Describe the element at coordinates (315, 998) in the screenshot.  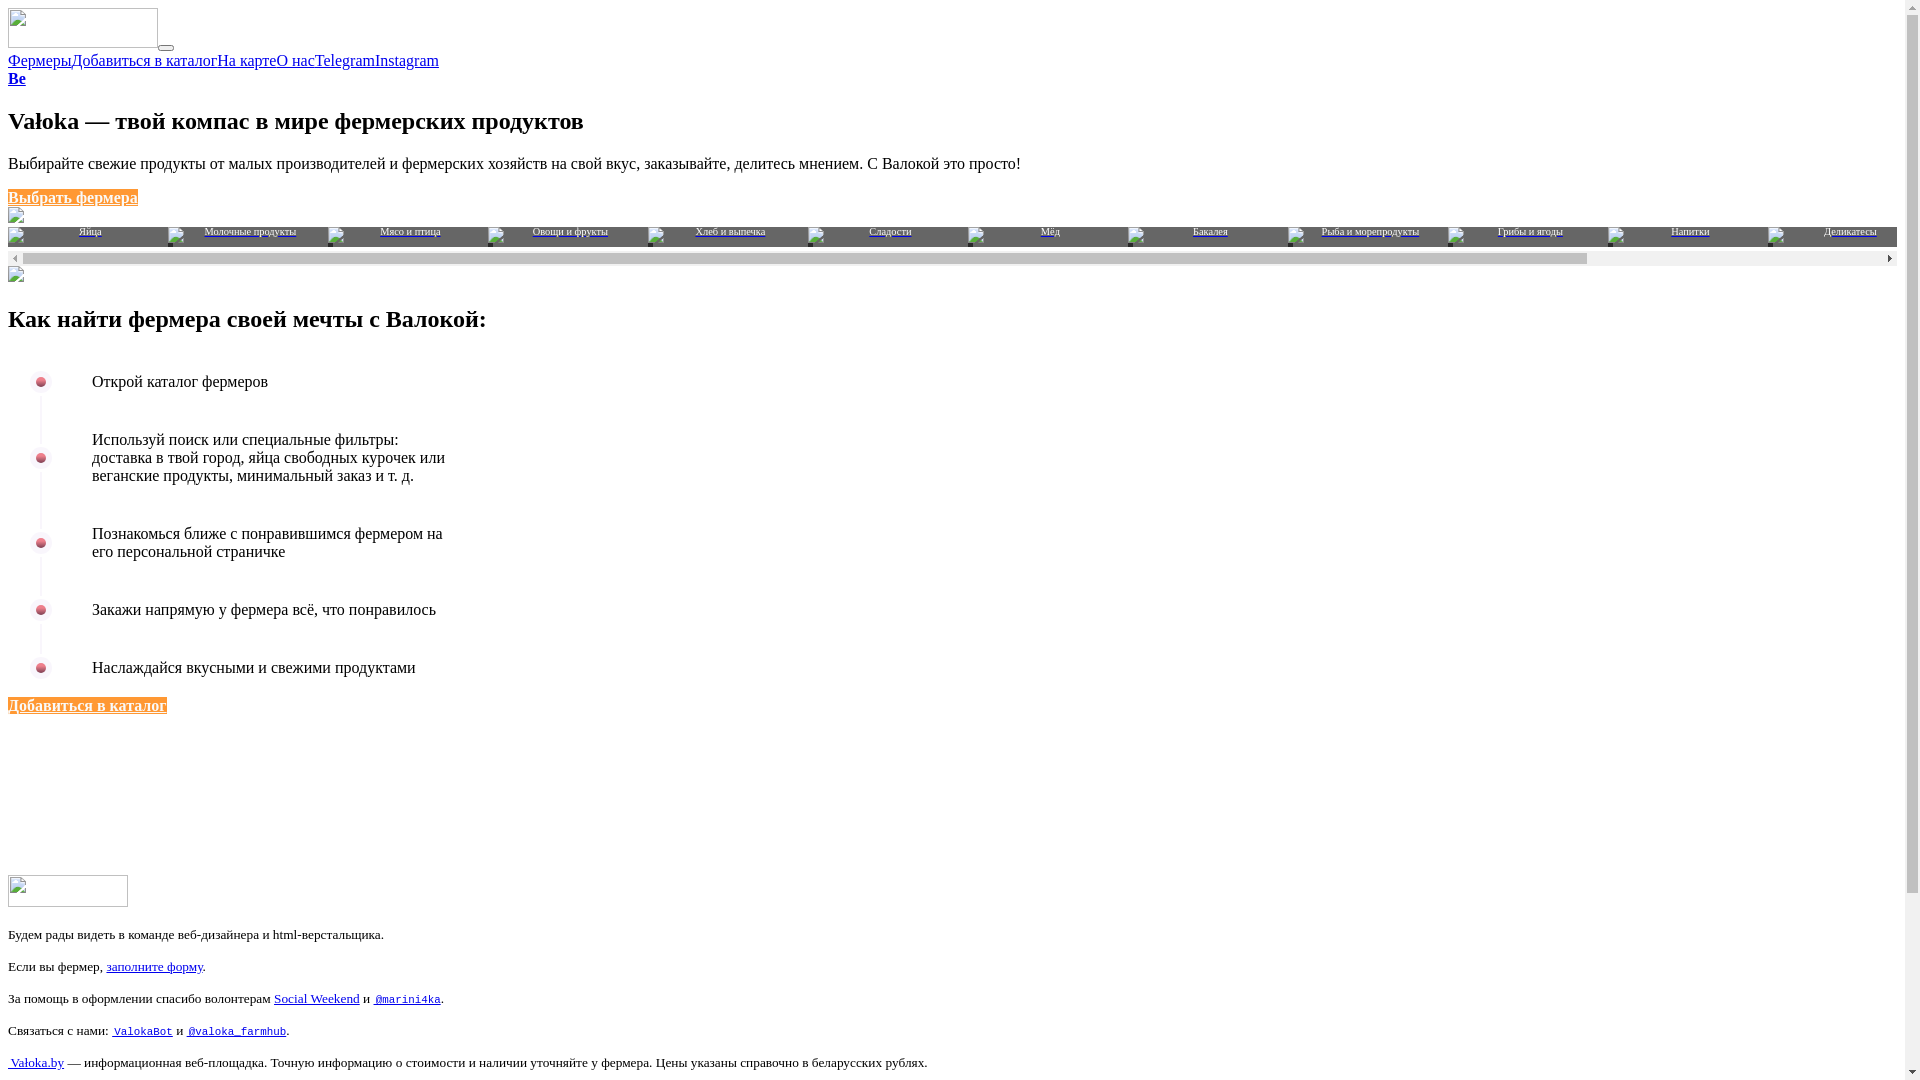
I see `'Social Weekend'` at that location.